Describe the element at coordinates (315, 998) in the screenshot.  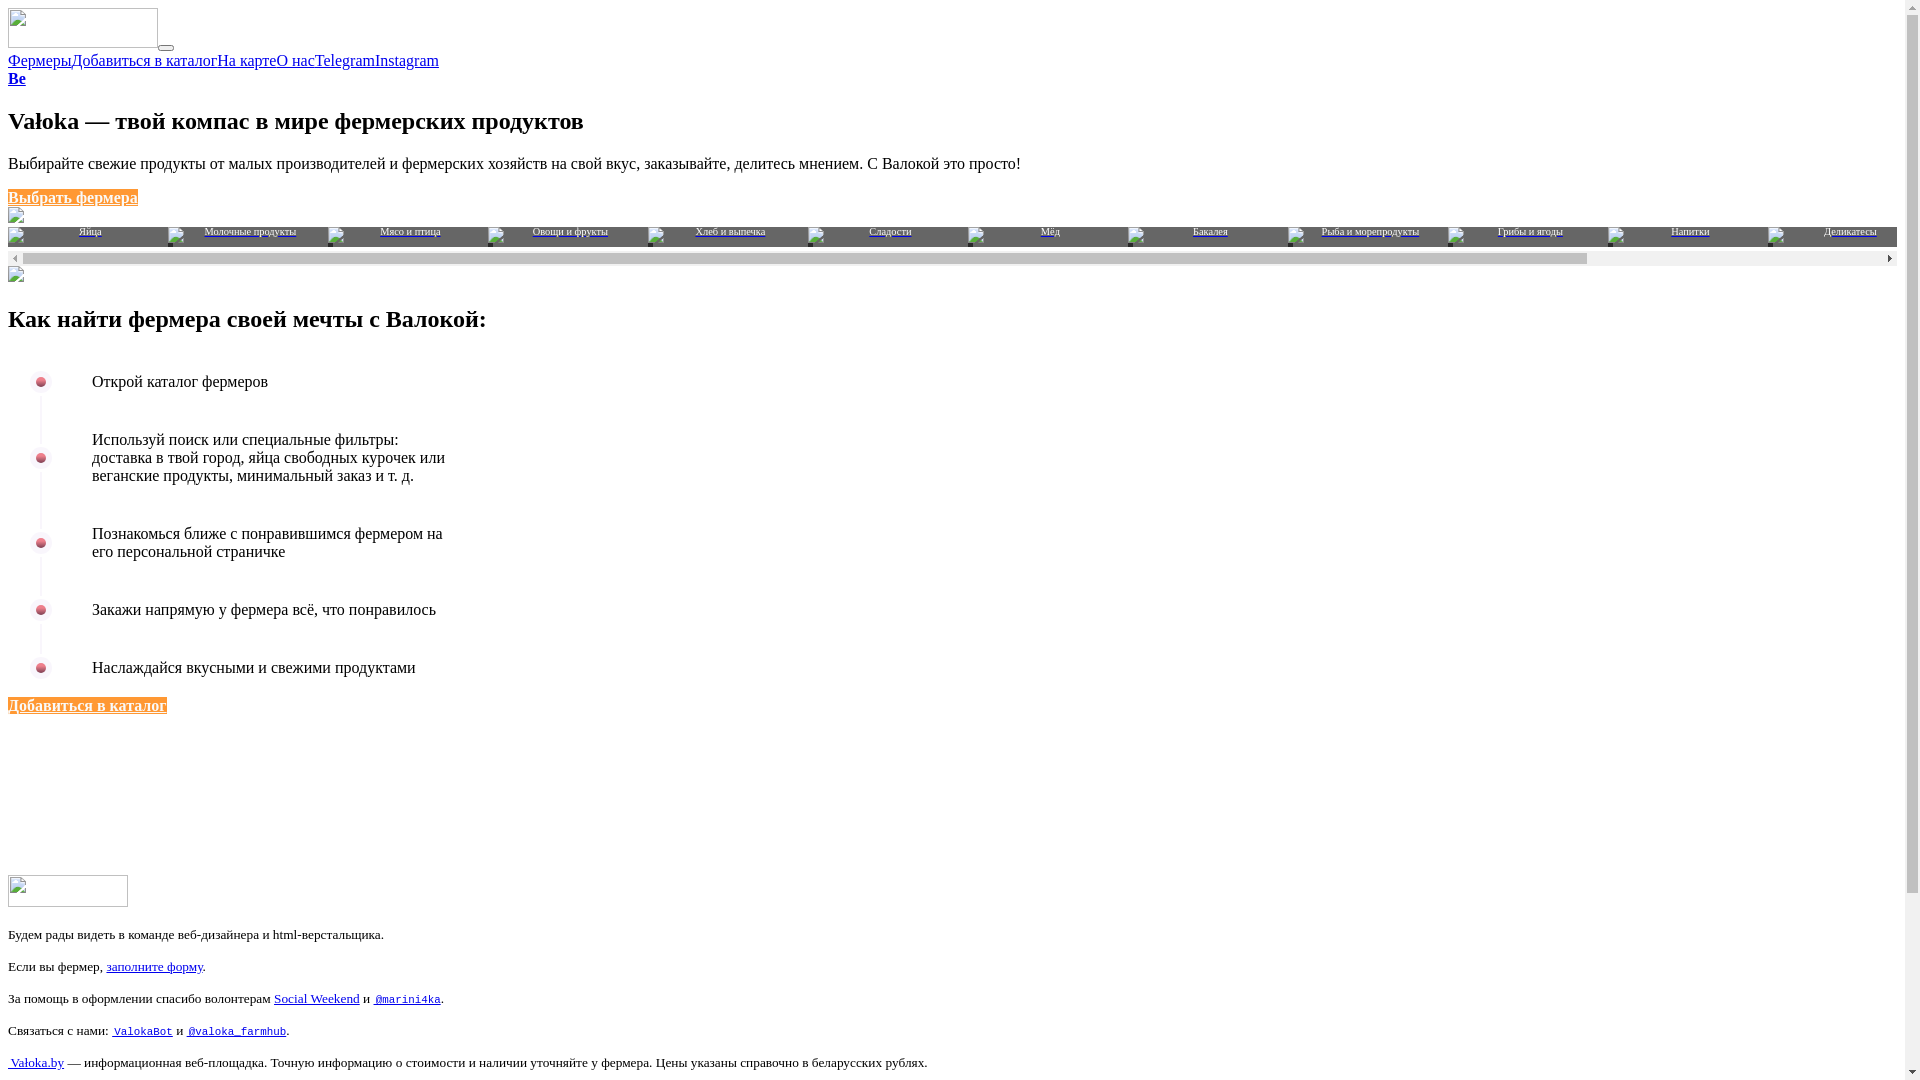
I see `'Social Weekend'` at that location.